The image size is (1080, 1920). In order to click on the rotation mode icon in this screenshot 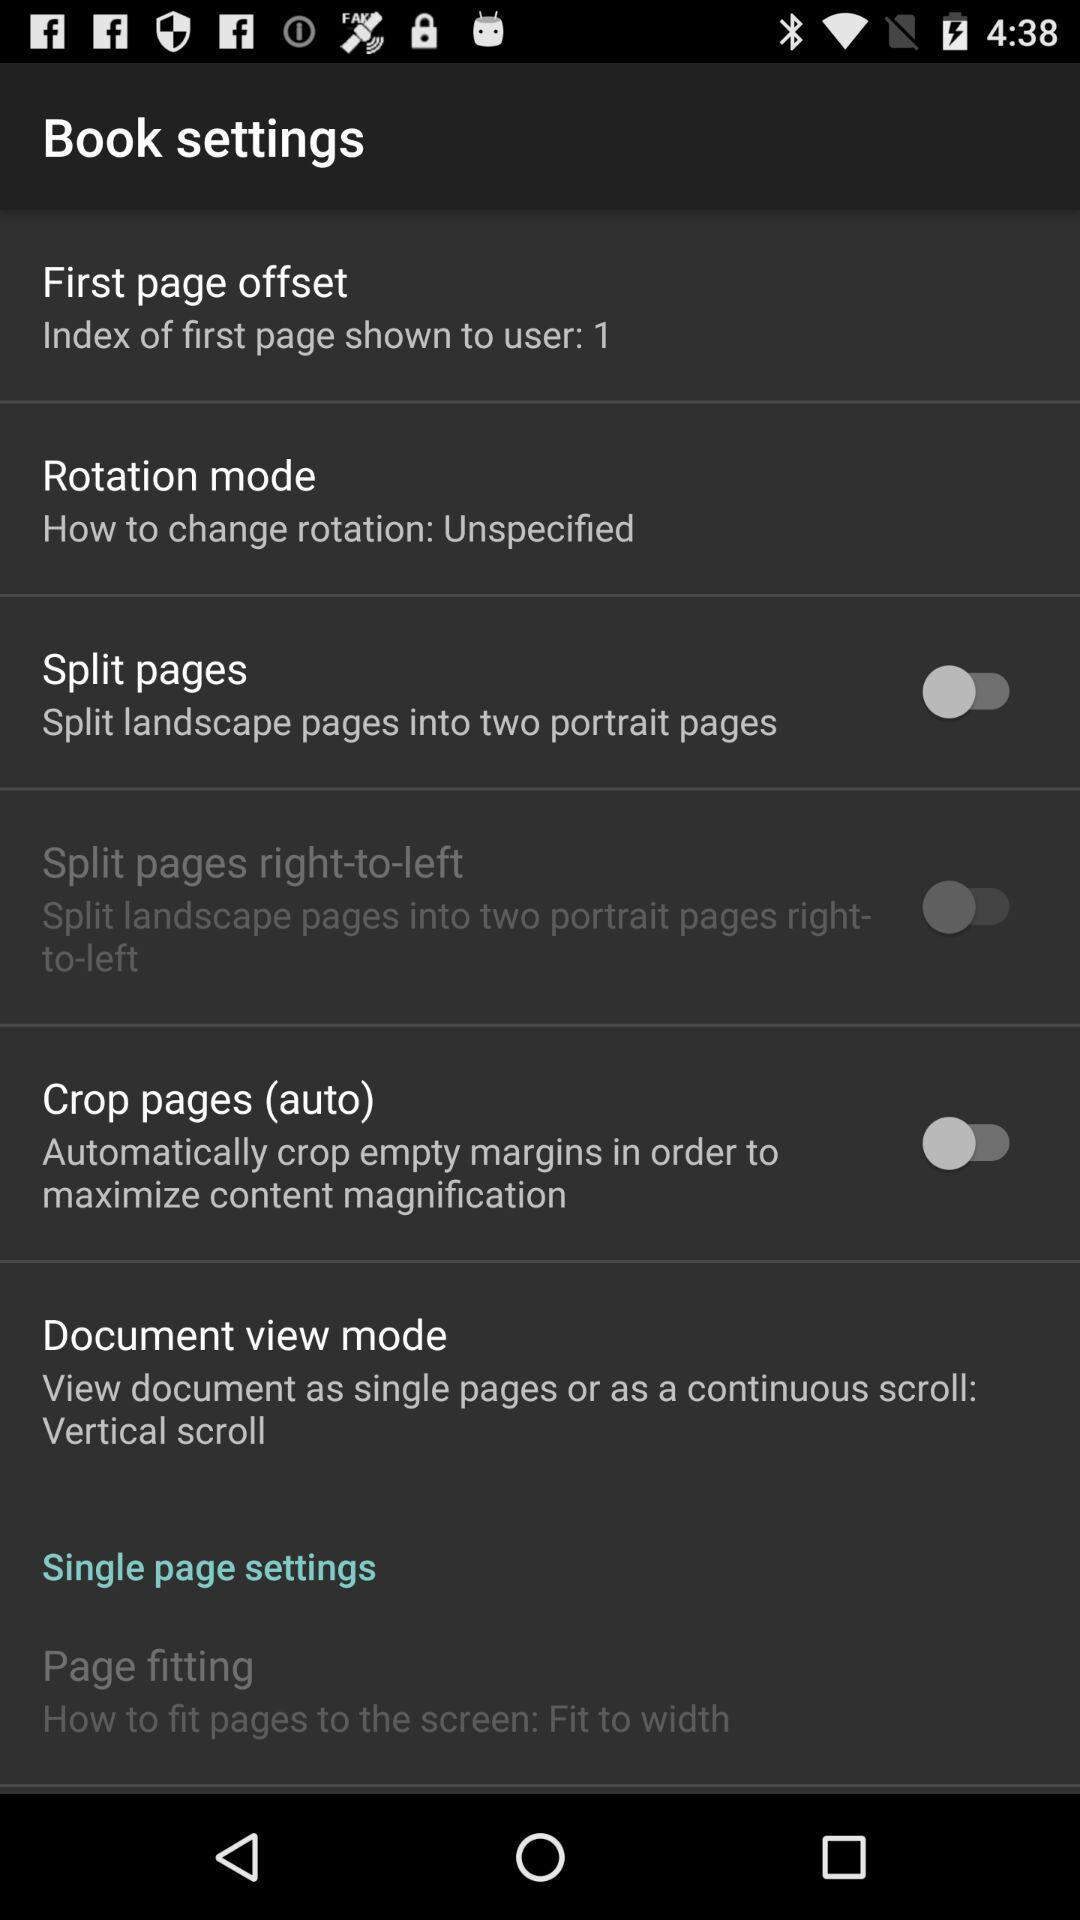, I will do `click(178, 473)`.